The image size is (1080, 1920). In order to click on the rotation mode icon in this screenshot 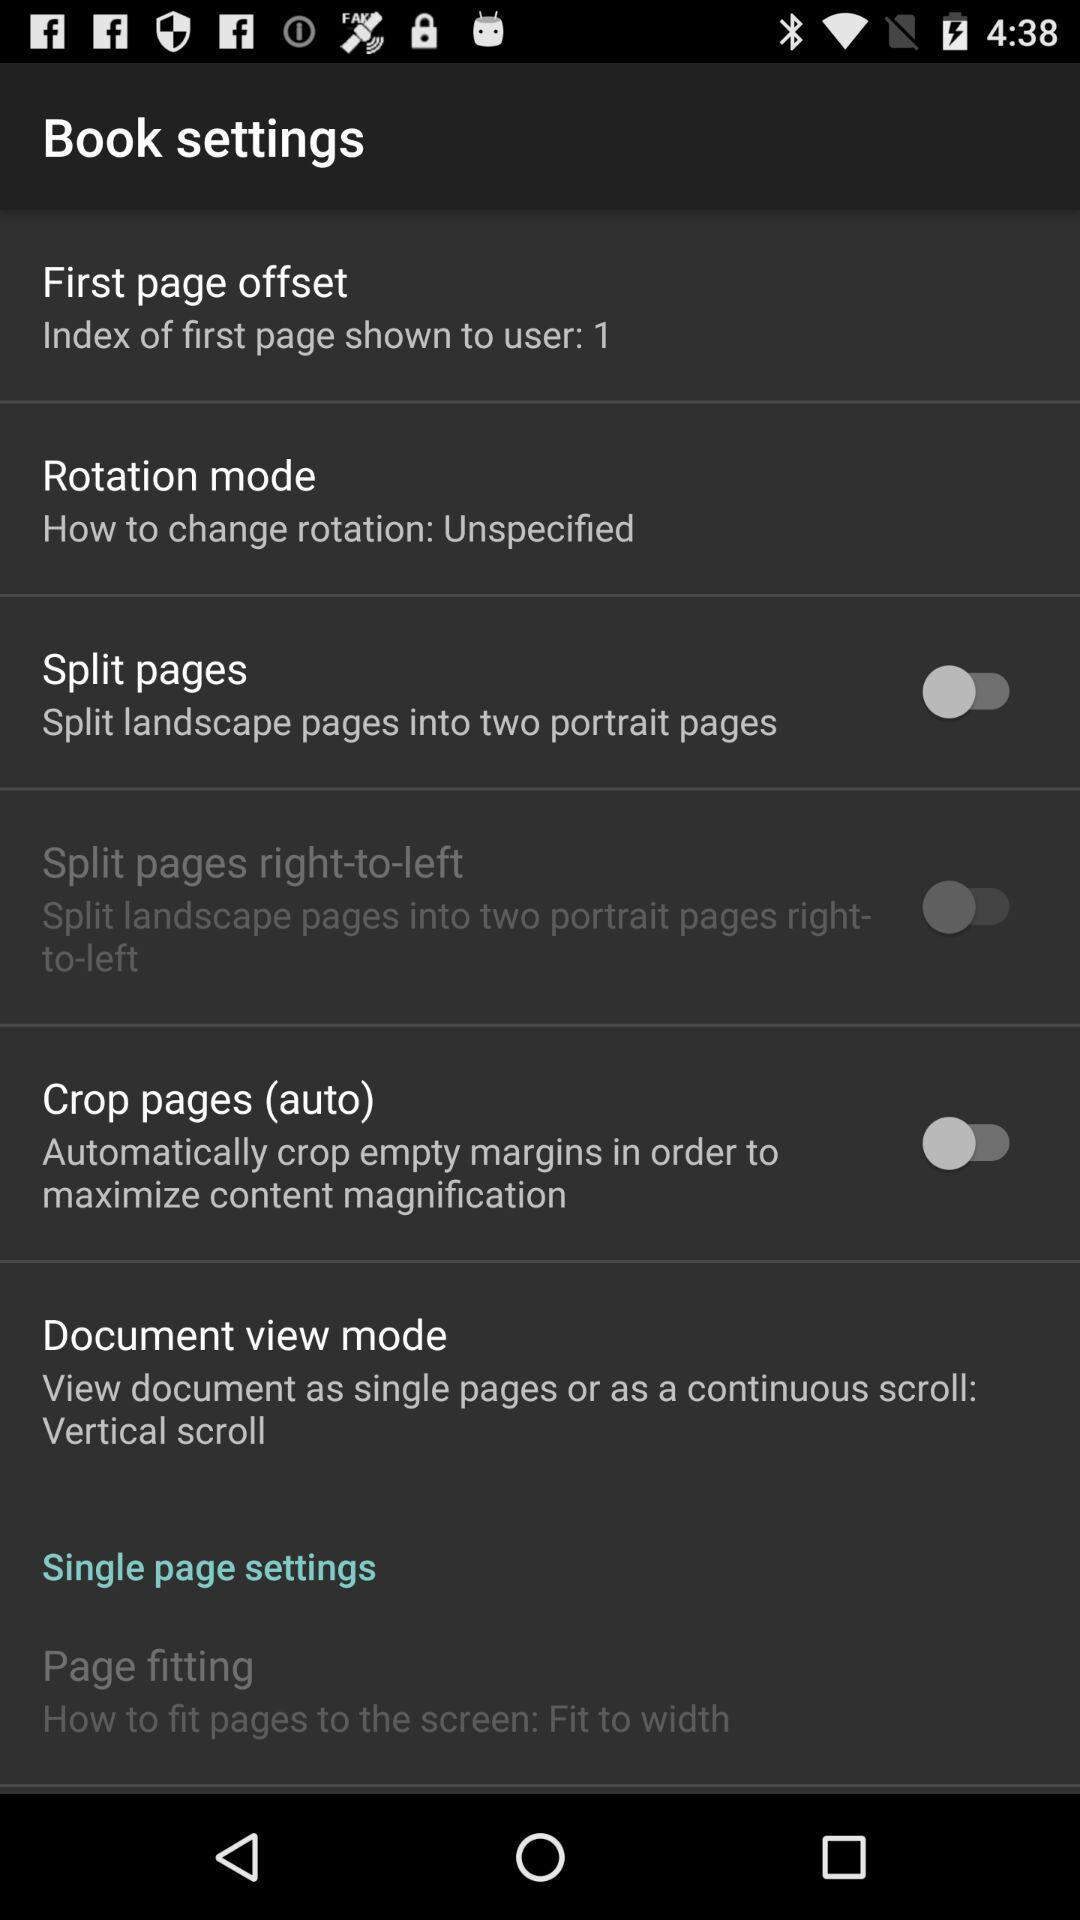, I will do `click(178, 473)`.